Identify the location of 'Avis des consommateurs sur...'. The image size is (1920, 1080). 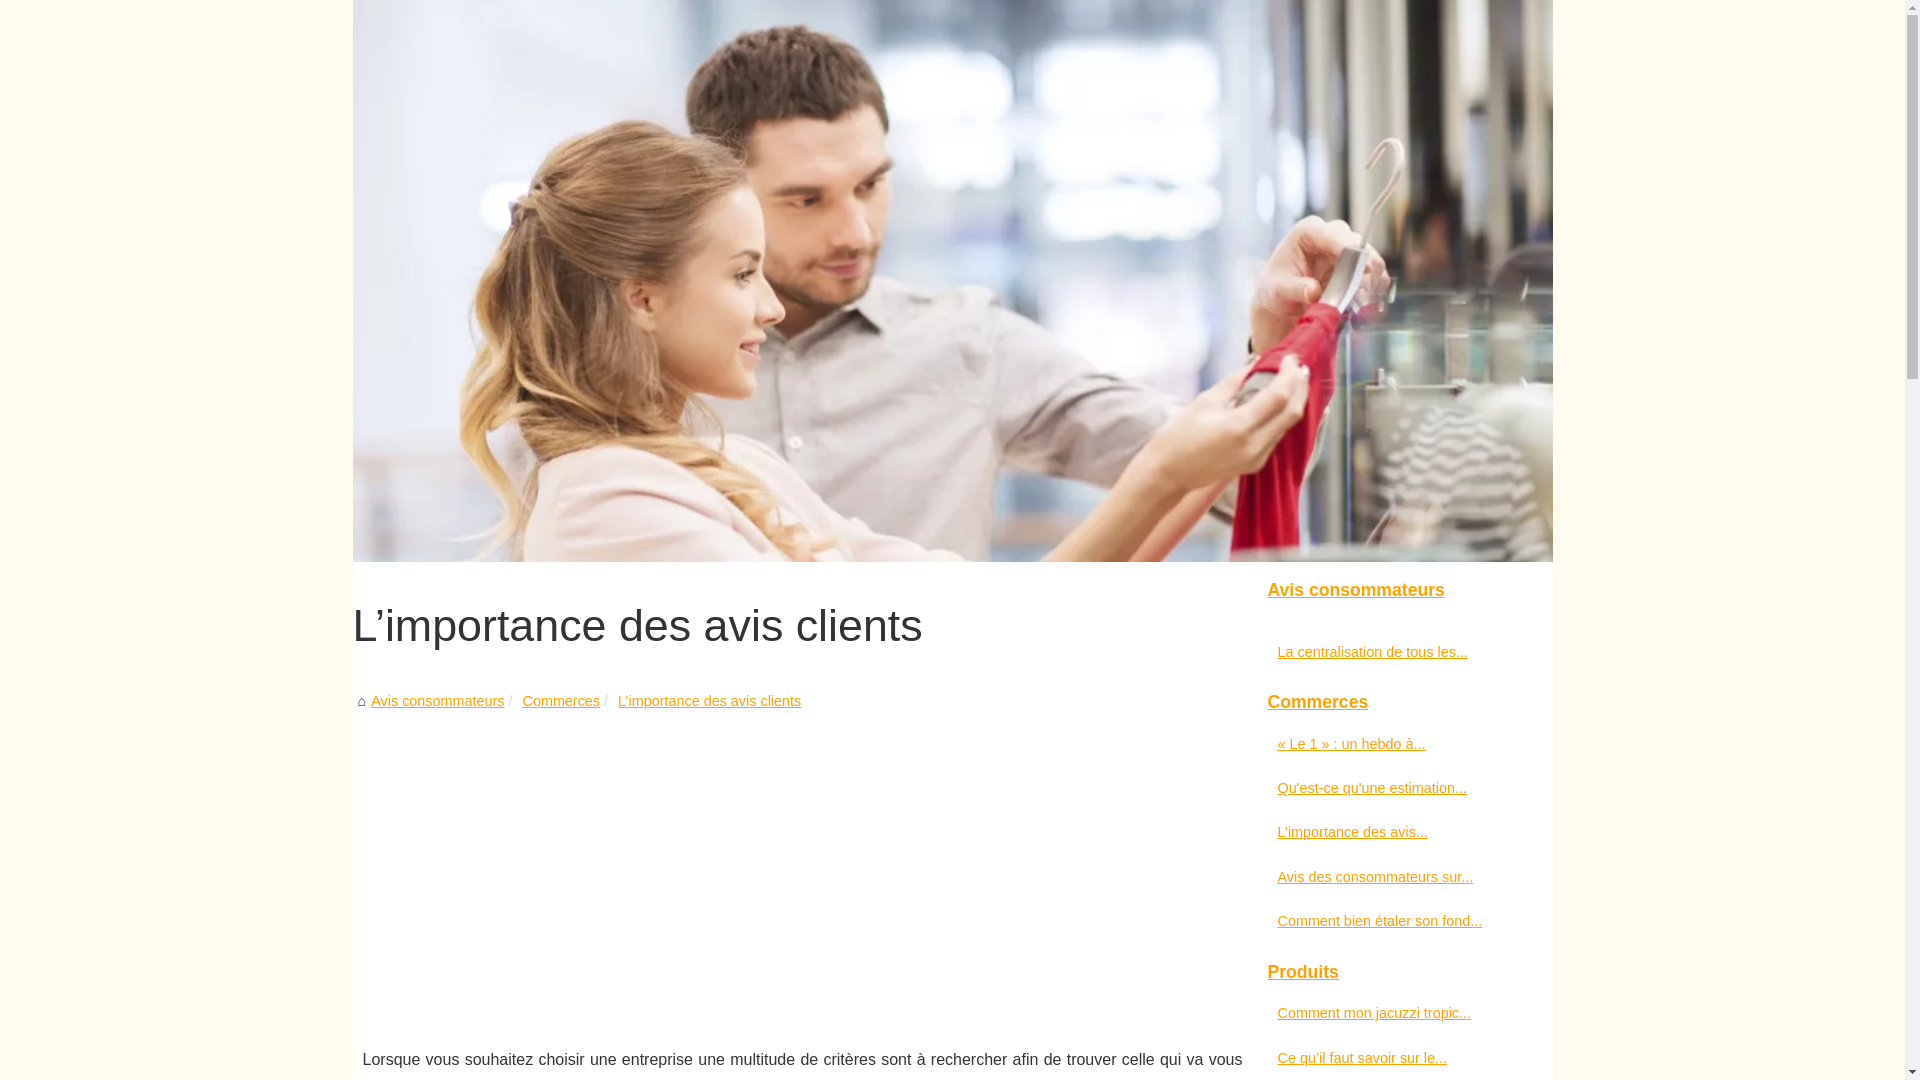
(1271, 875).